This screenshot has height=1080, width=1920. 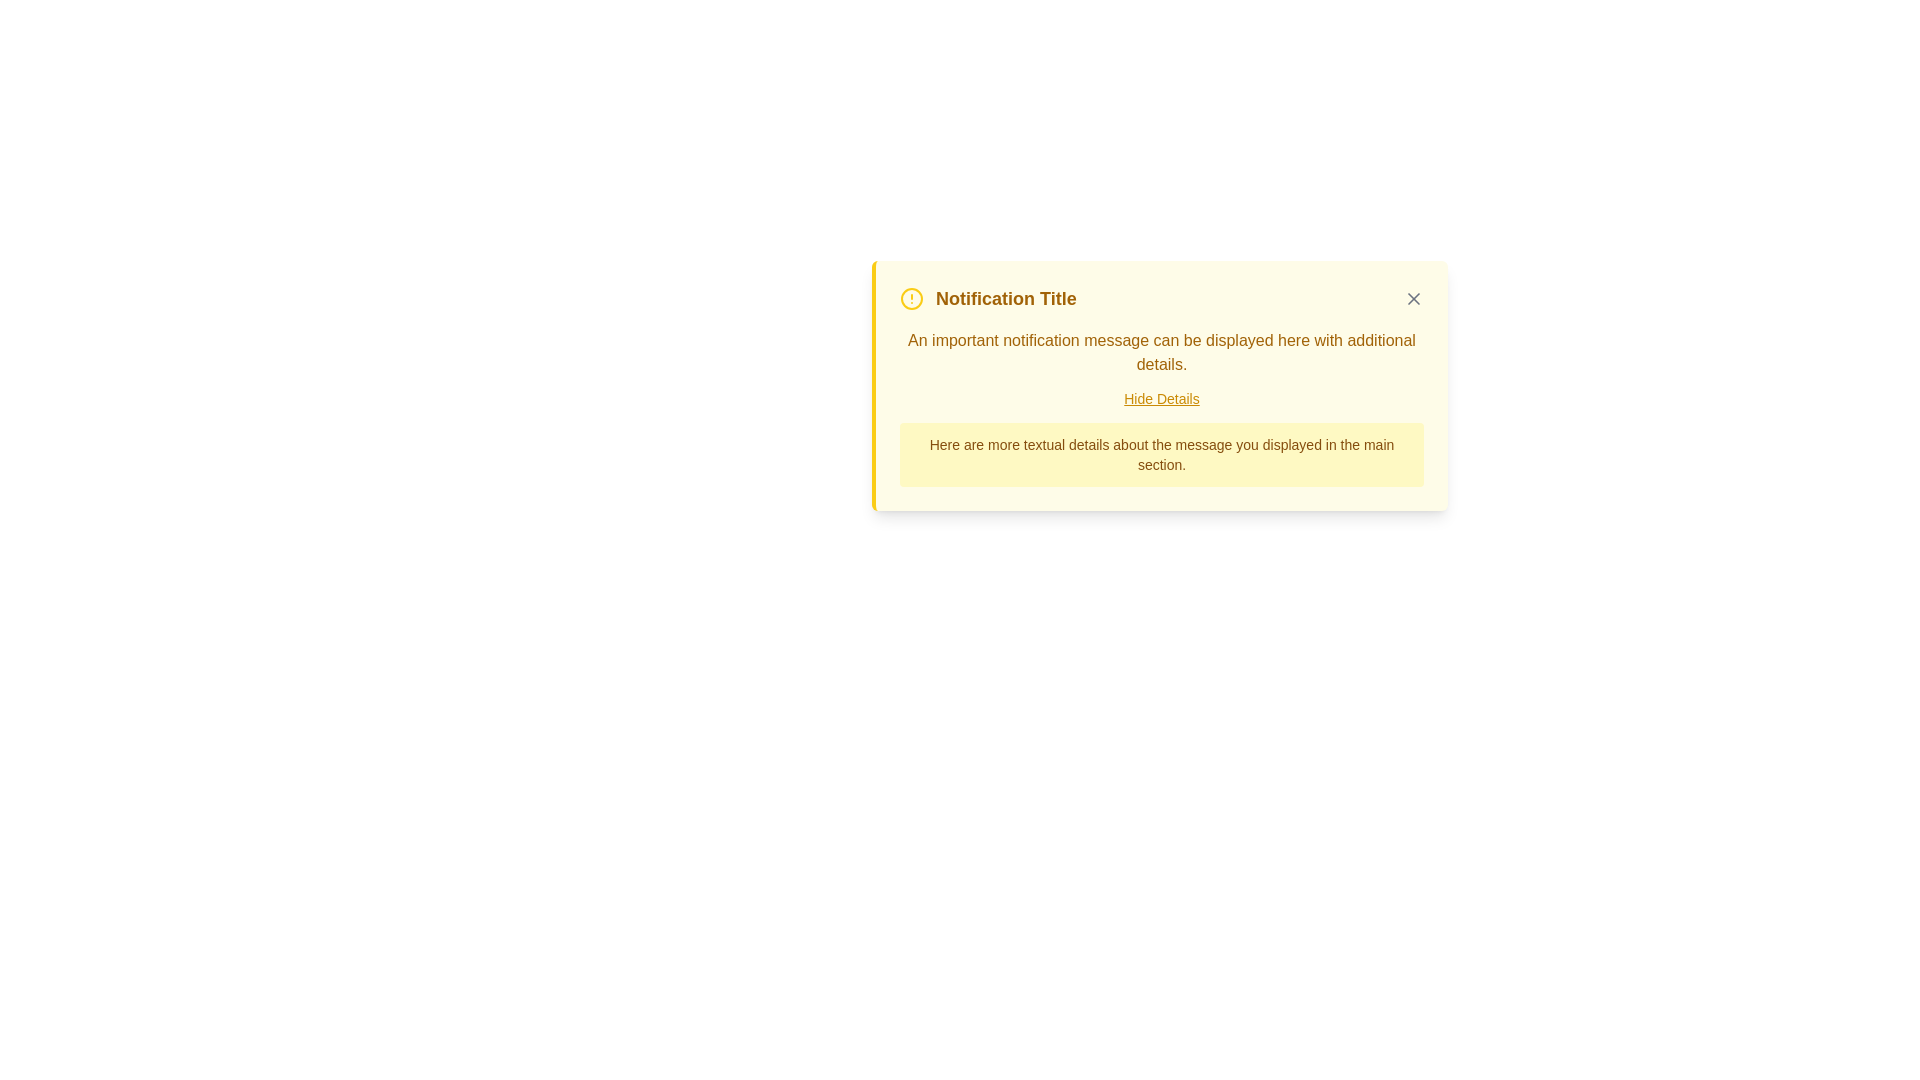 I want to click on the text label displaying 'Here are more textual details about the message you displayed in the main section.', styled with small yellow text in a notification context, so click(x=1161, y=455).